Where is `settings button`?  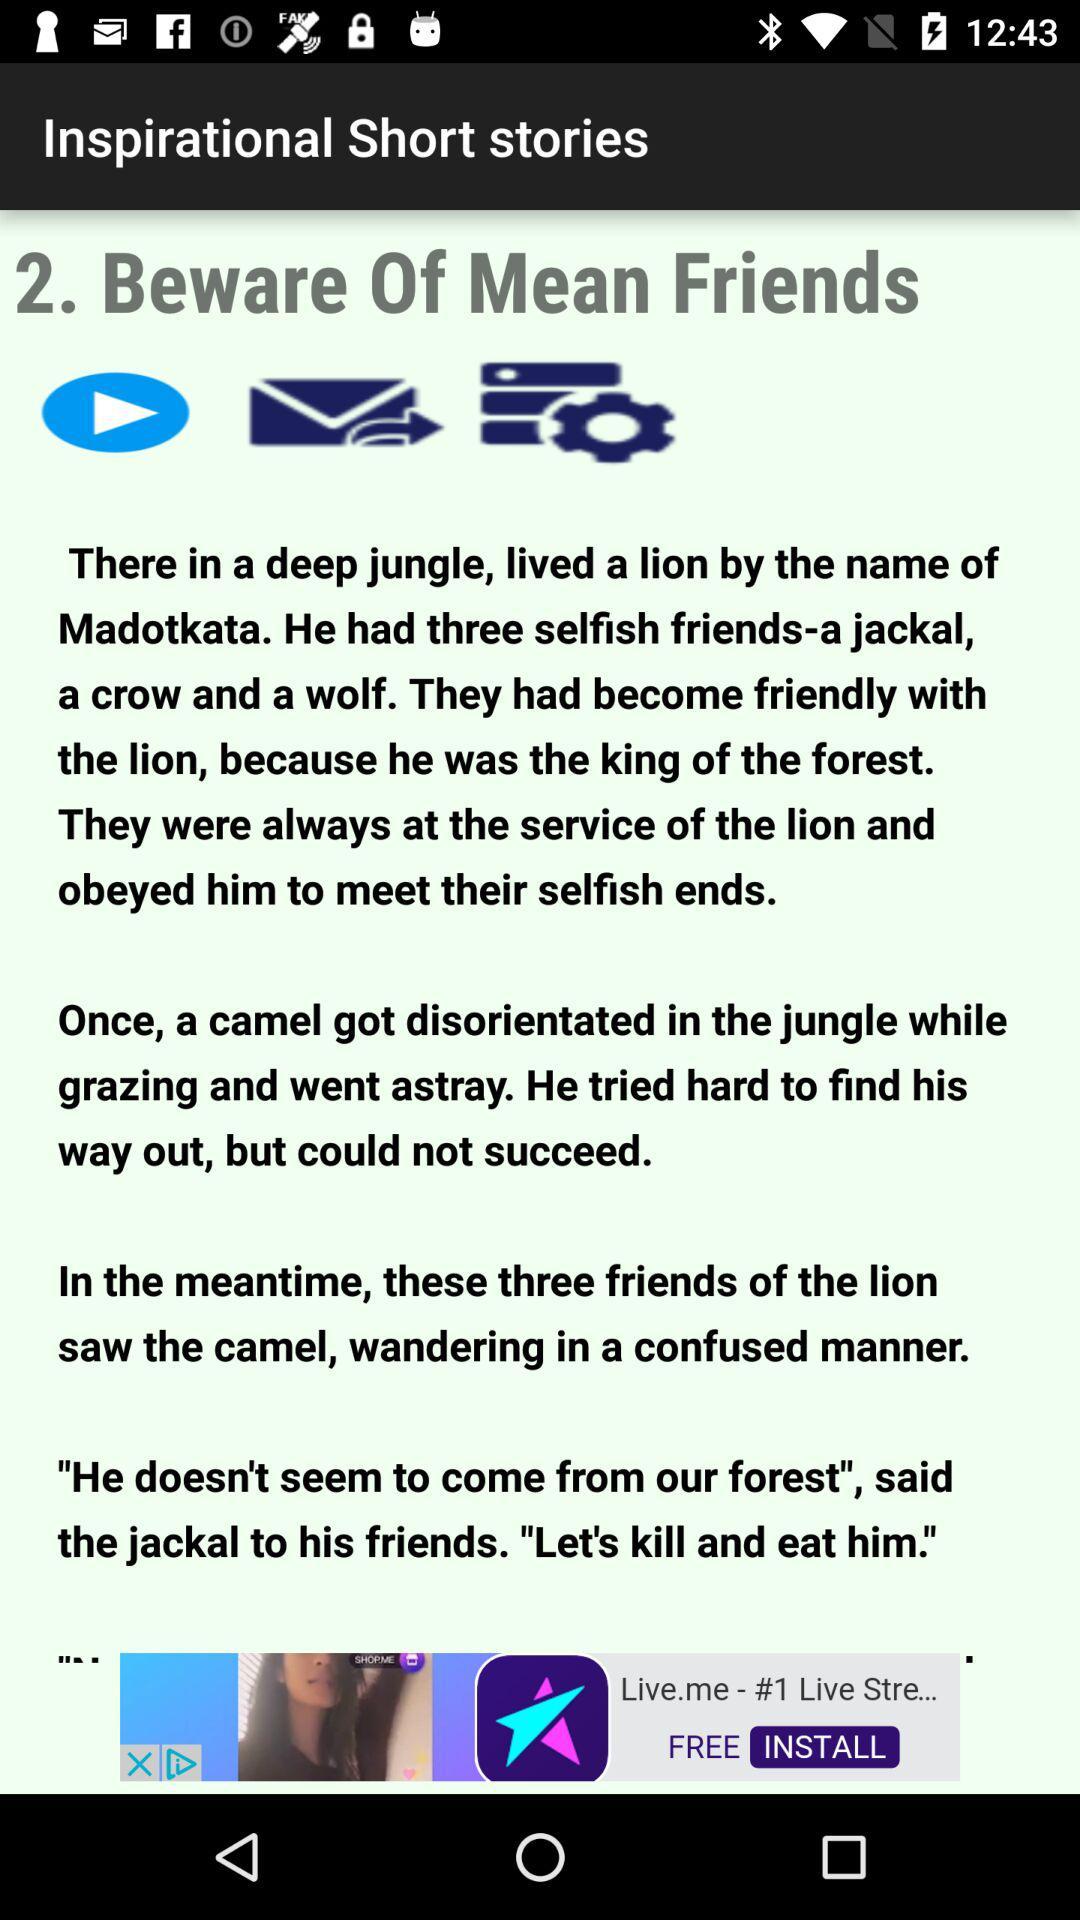
settings button is located at coordinates (577, 411).